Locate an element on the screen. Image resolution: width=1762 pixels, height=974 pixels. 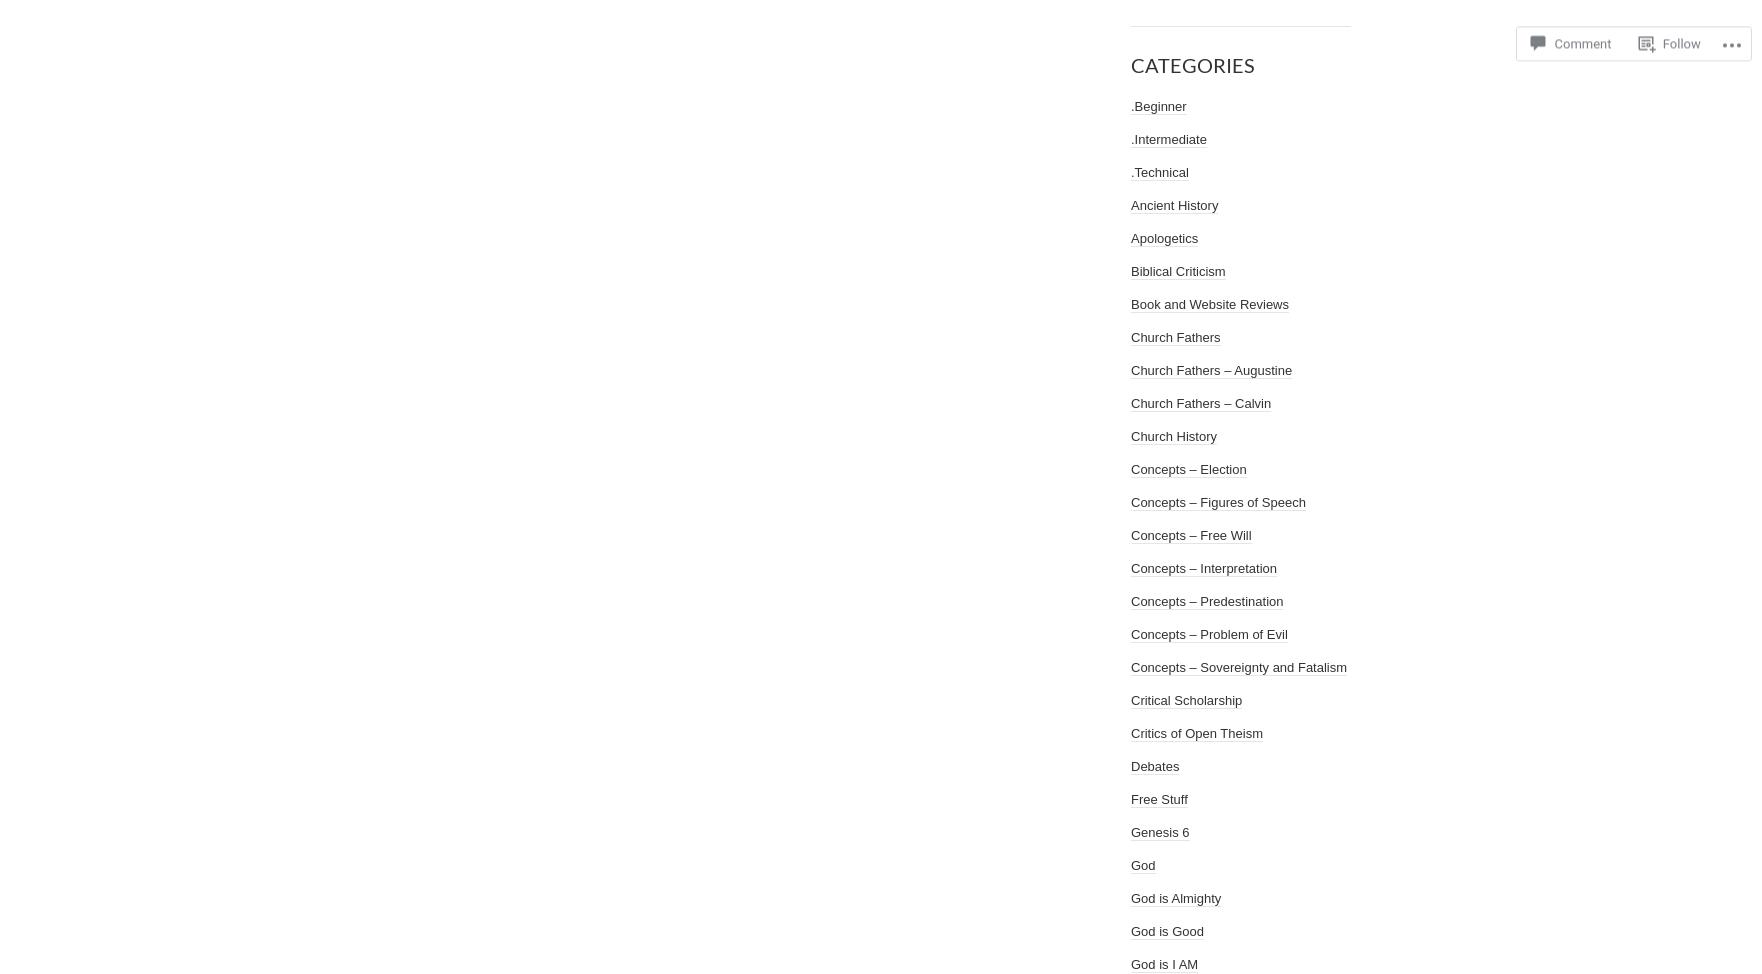
'Church History' is located at coordinates (1173, 435).